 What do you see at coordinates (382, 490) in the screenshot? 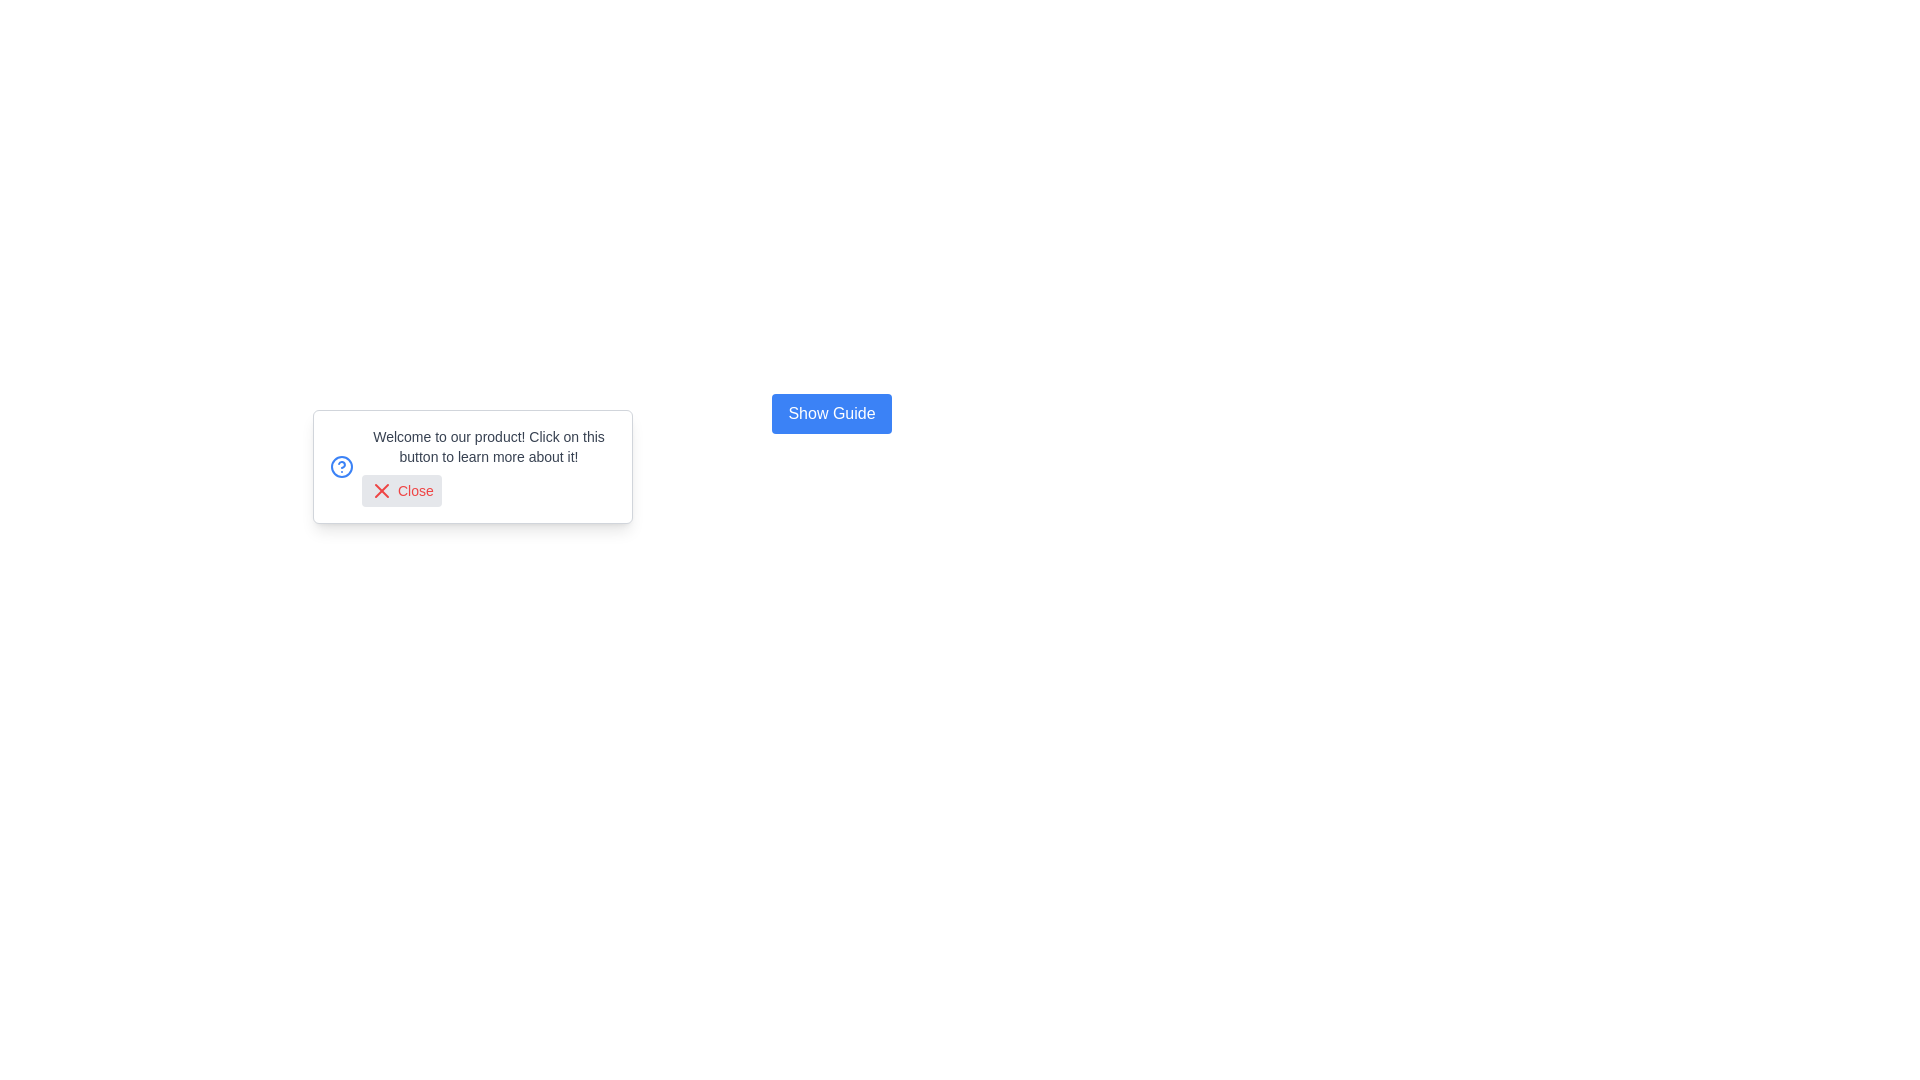
I see `the Close button icon located at the bottom right of the popup message box to trigger potential hover effects` at bounding box center [382, 490].